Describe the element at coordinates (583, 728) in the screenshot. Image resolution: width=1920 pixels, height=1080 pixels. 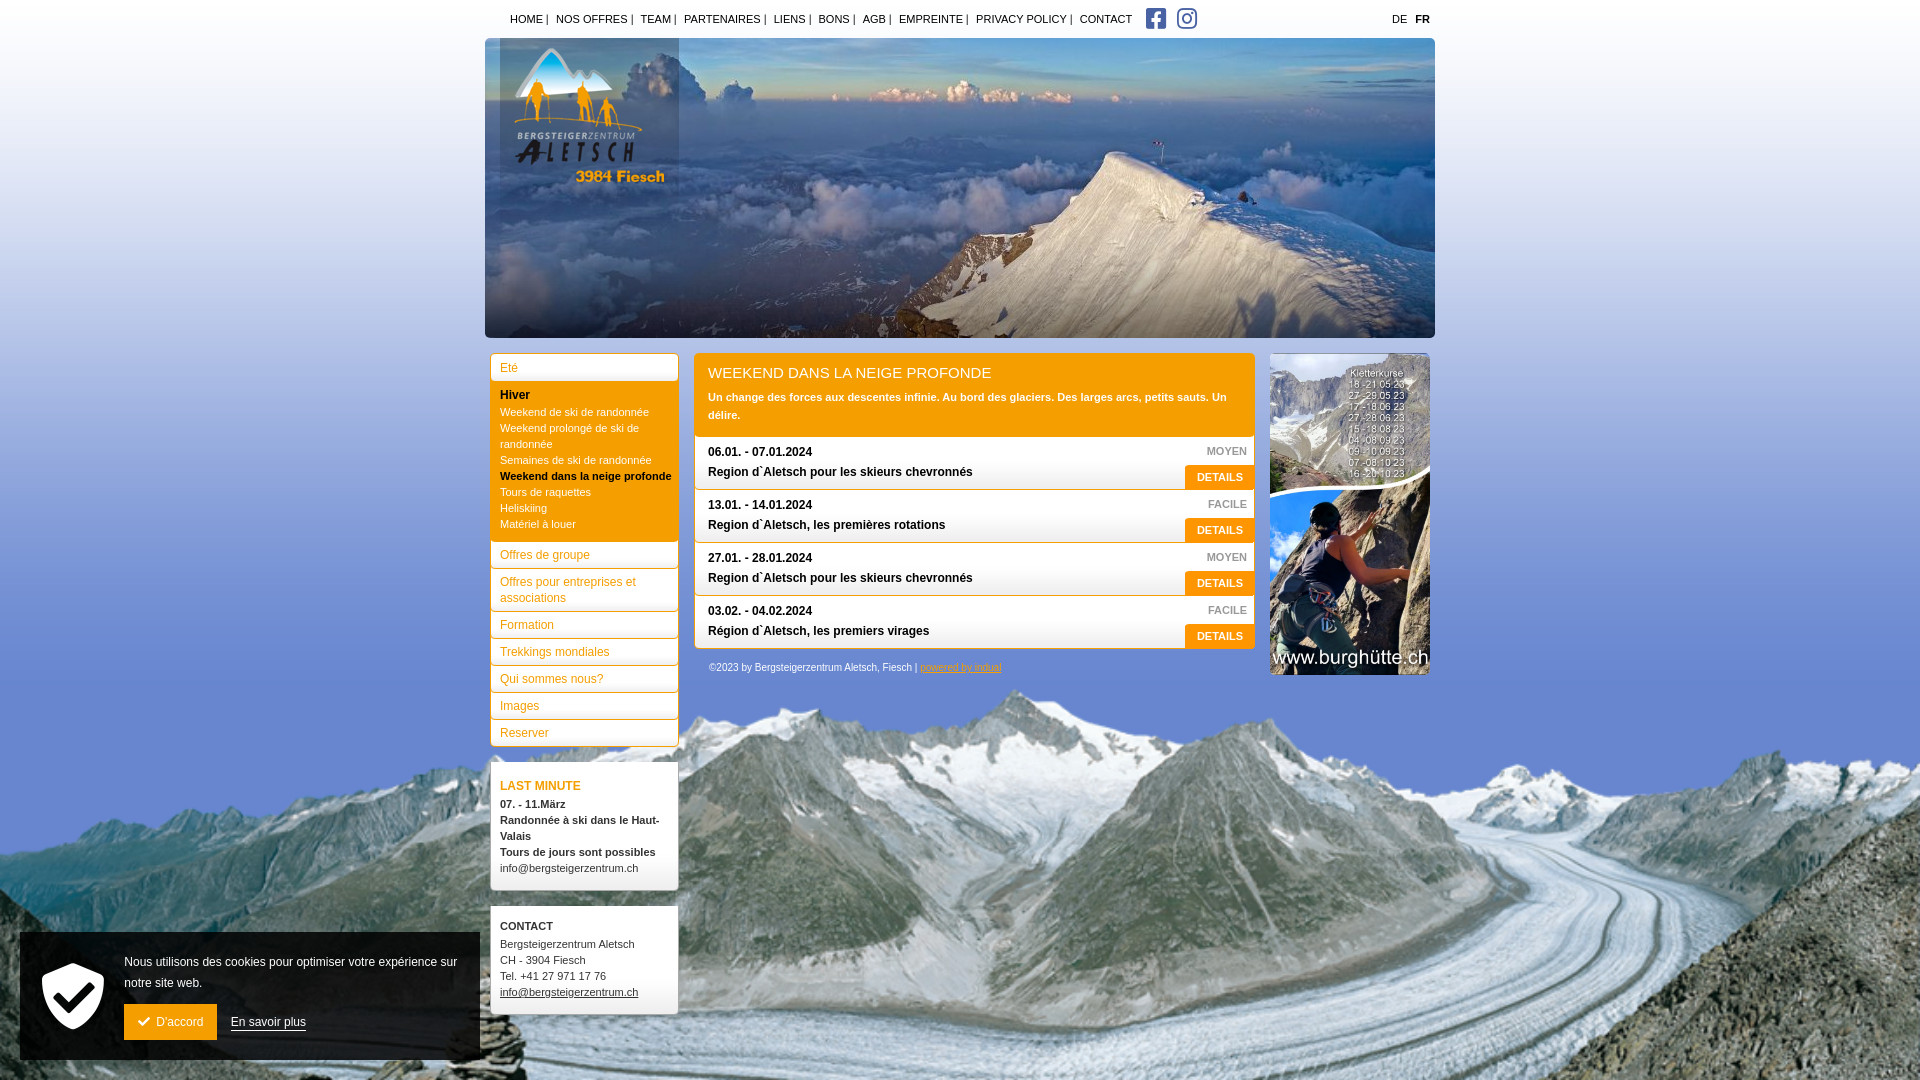
I see `'Reserver'` at that location.